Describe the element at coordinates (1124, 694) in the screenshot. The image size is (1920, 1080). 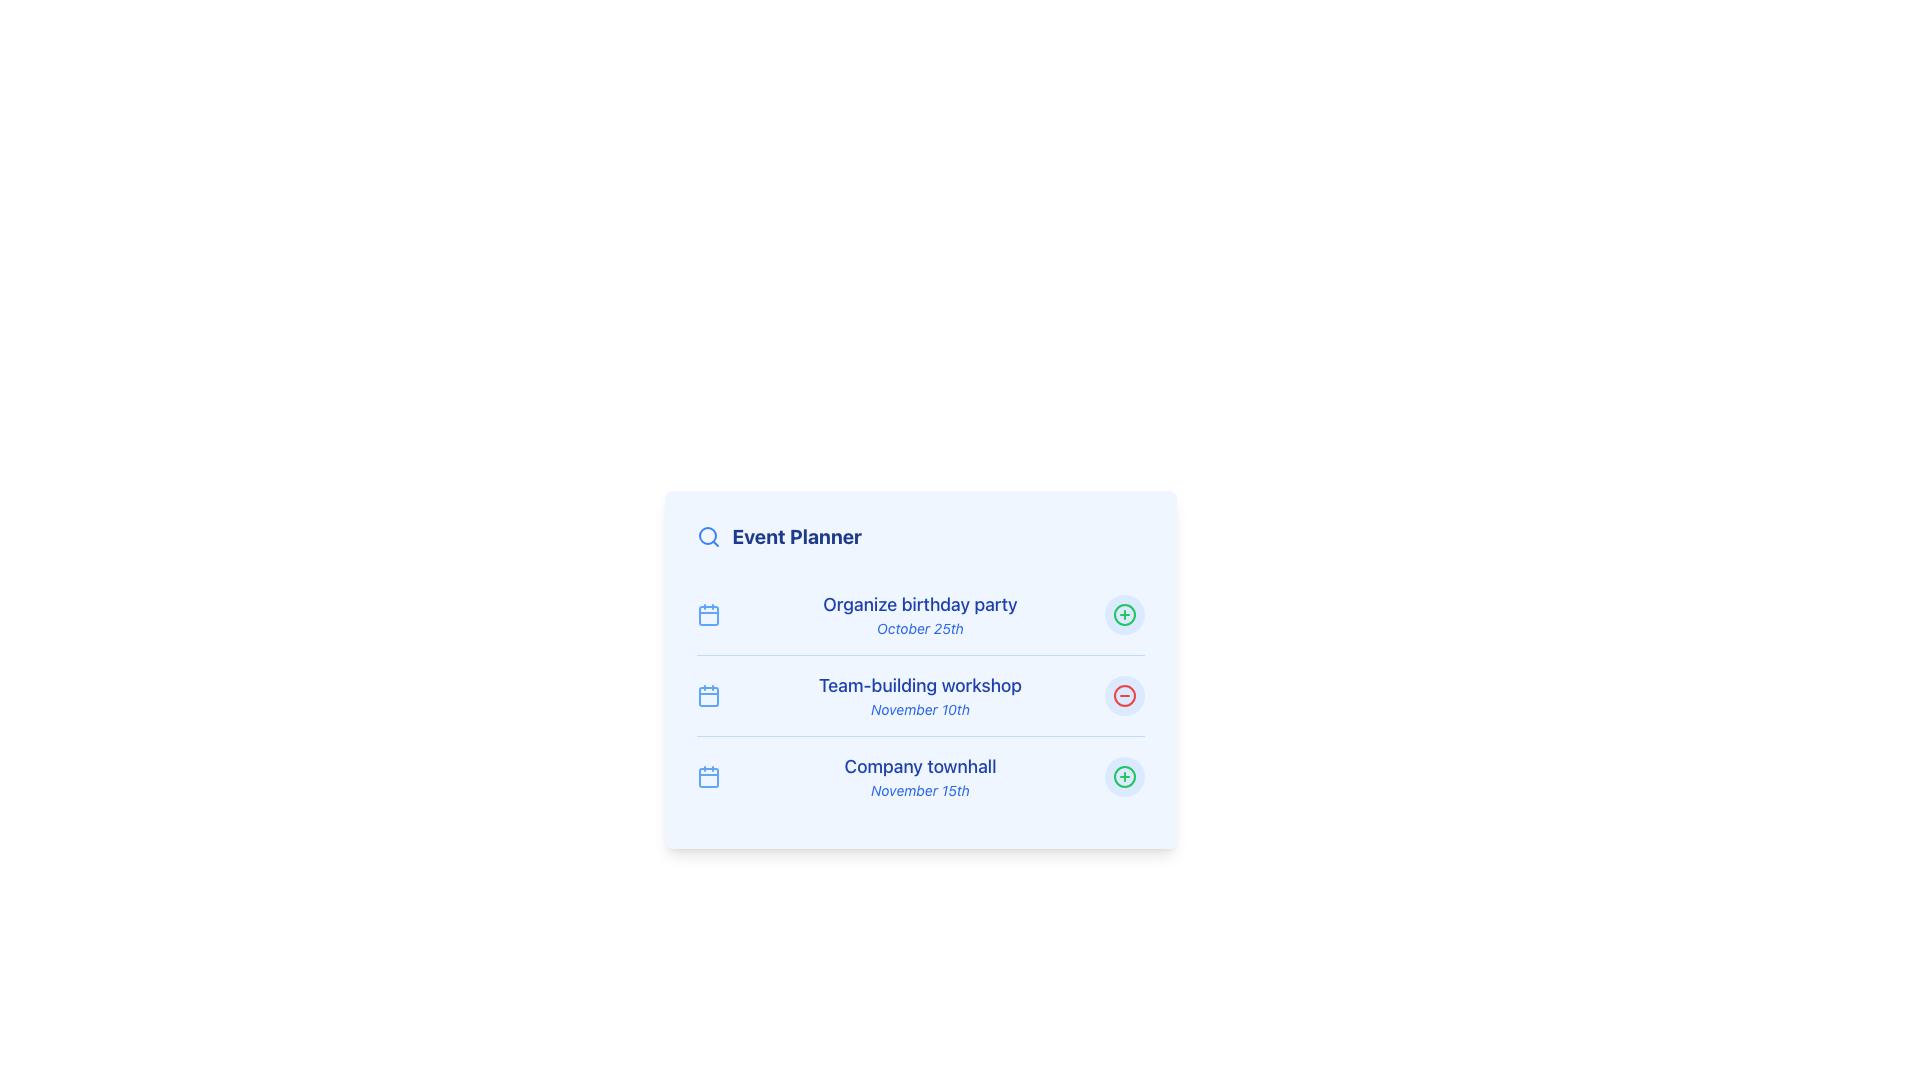
I see `the circular red outlined icon with a horizontal minus symbol` at that location.